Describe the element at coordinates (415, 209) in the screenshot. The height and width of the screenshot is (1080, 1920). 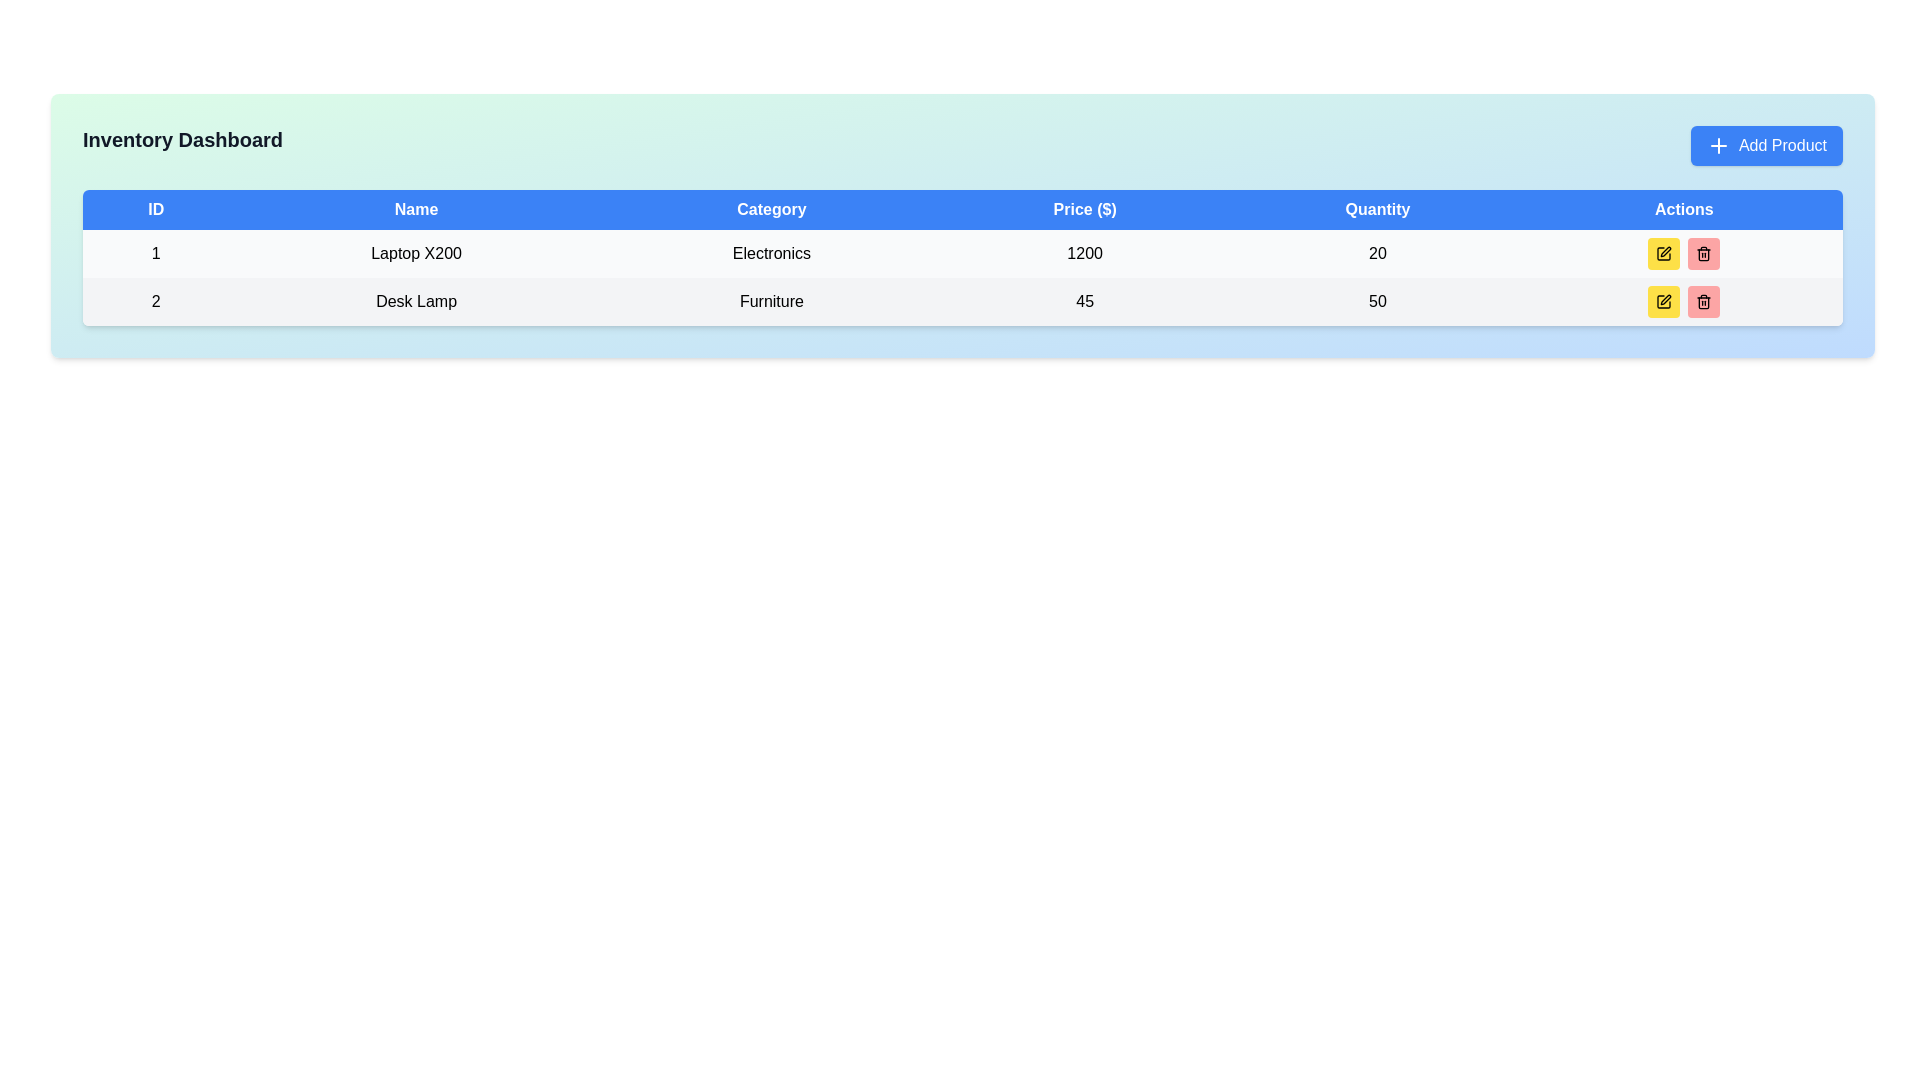
I see `the 'Name' table header element, which is the second column header in the table, featuring white text on a blue background` at that location.